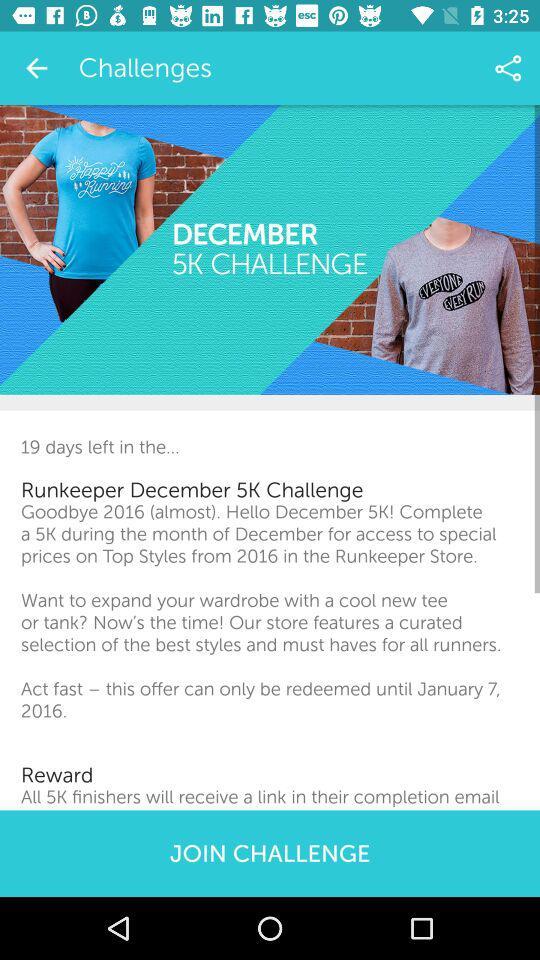  What do you see at coordinates (508, 68) in the screenshot?
I see `the item to the right of the challenges app` at bounding box center [508, 68].